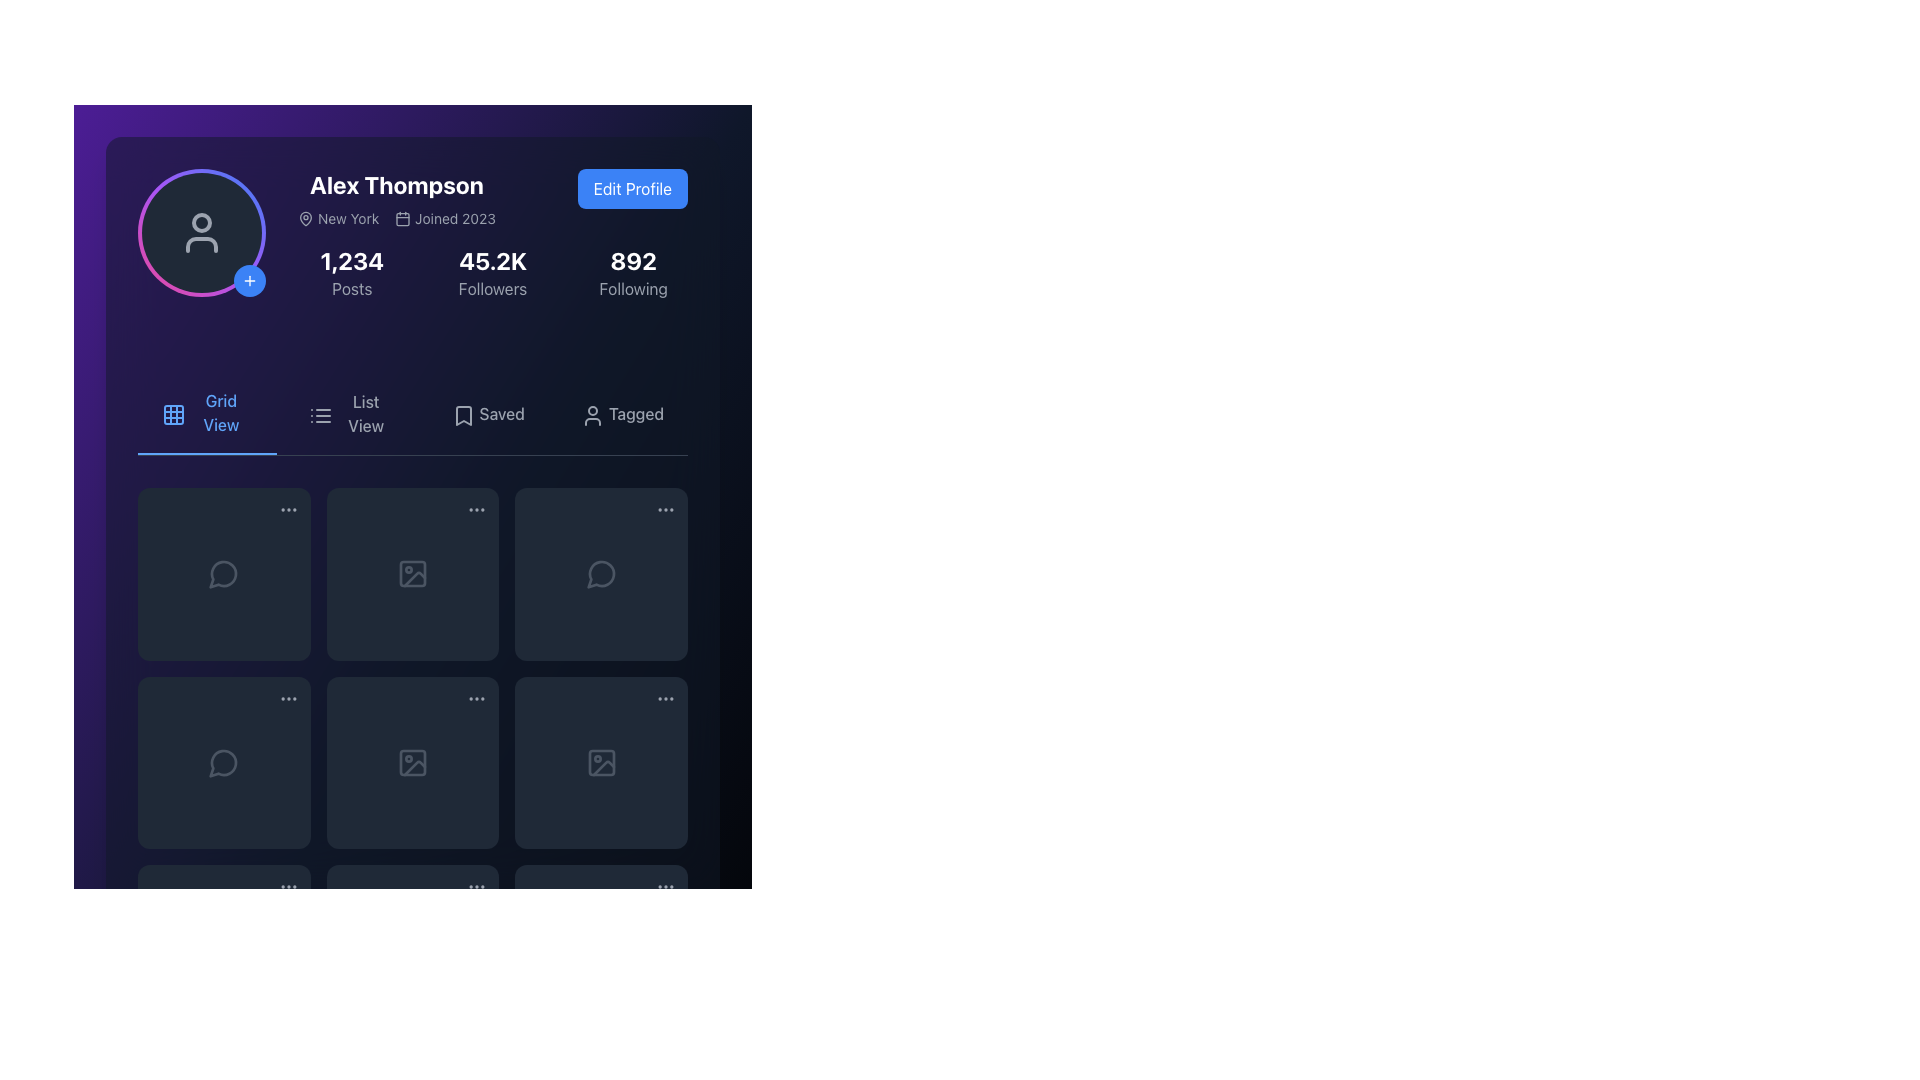 The width and height of the screenshot is (1920, 1080). Describe the element at coordinates (631, 189) in the screenshot. I see `the edit profile button located at the top-right side of the header block, rightmost element aligned with 'Alex Thompson'` at that location.